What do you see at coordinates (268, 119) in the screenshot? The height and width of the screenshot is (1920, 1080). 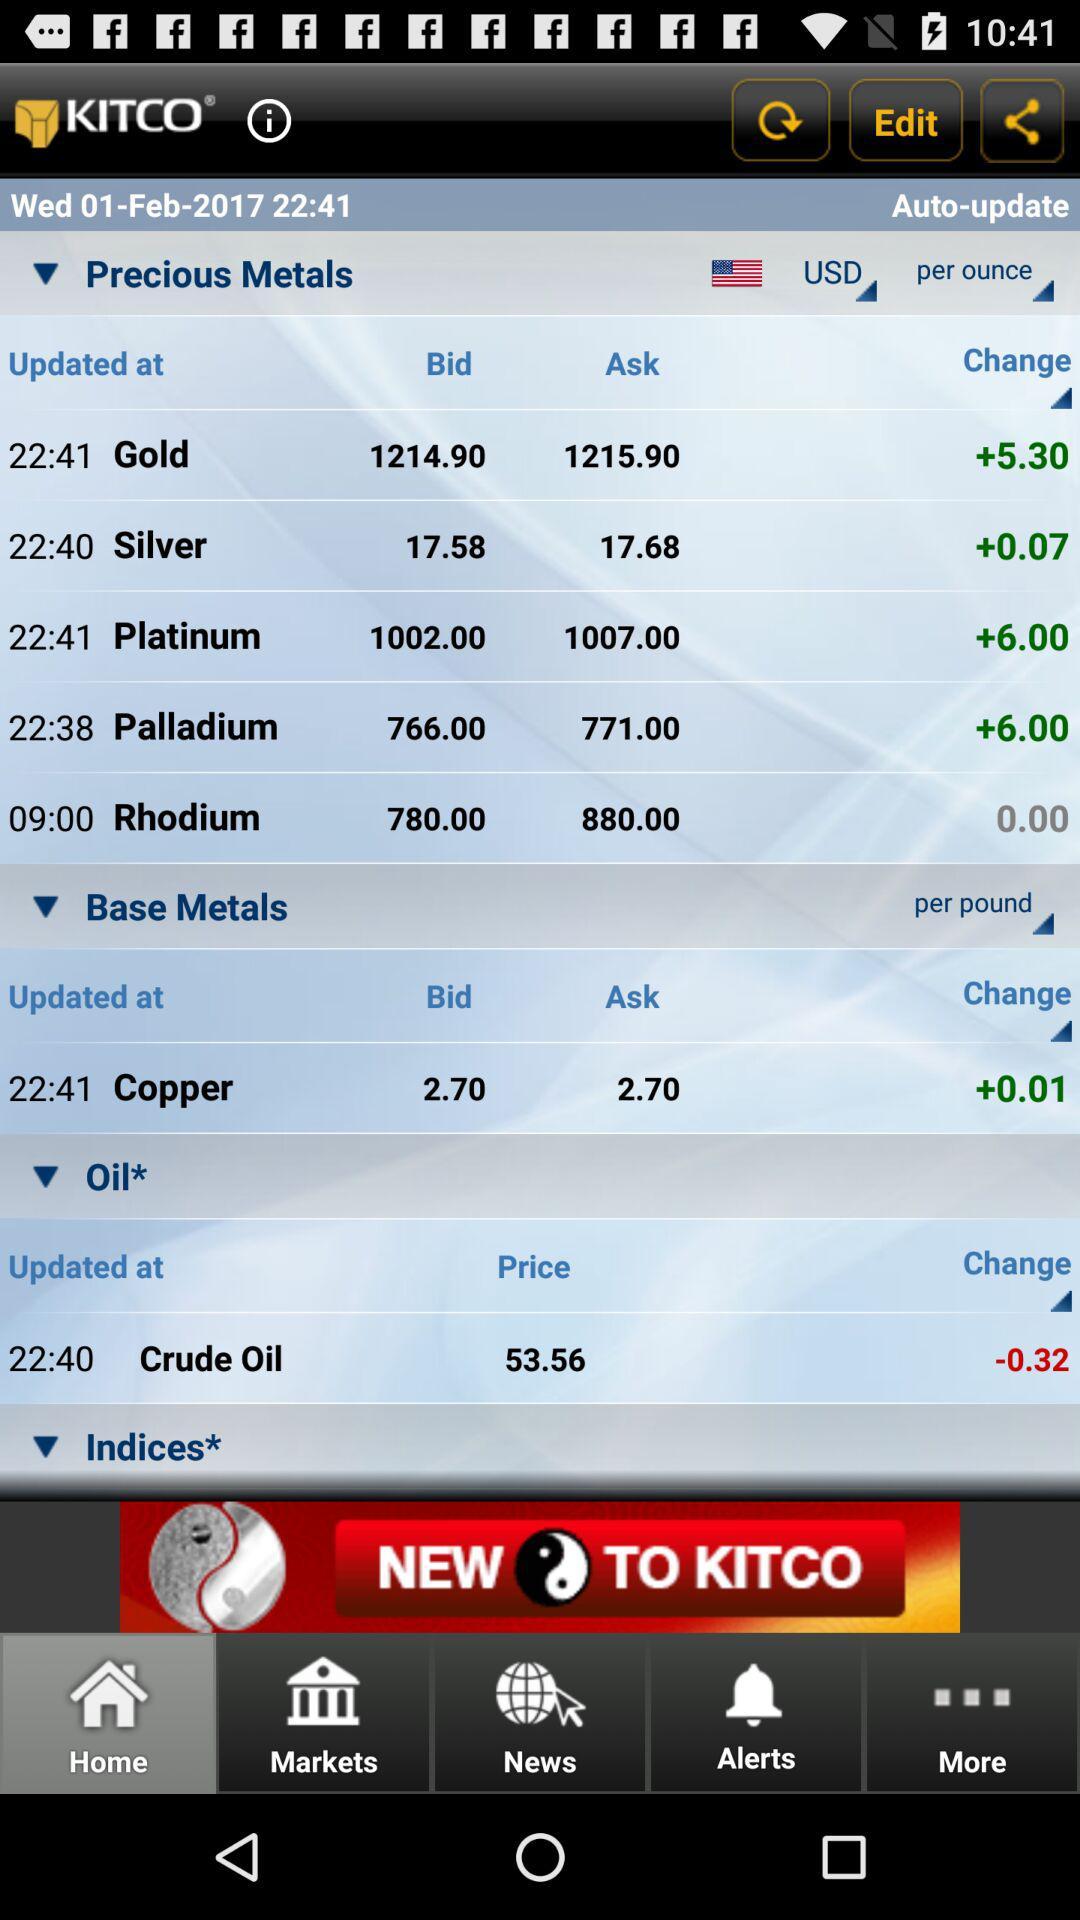 I see `provides additional information` at bounding box center [268, 119].